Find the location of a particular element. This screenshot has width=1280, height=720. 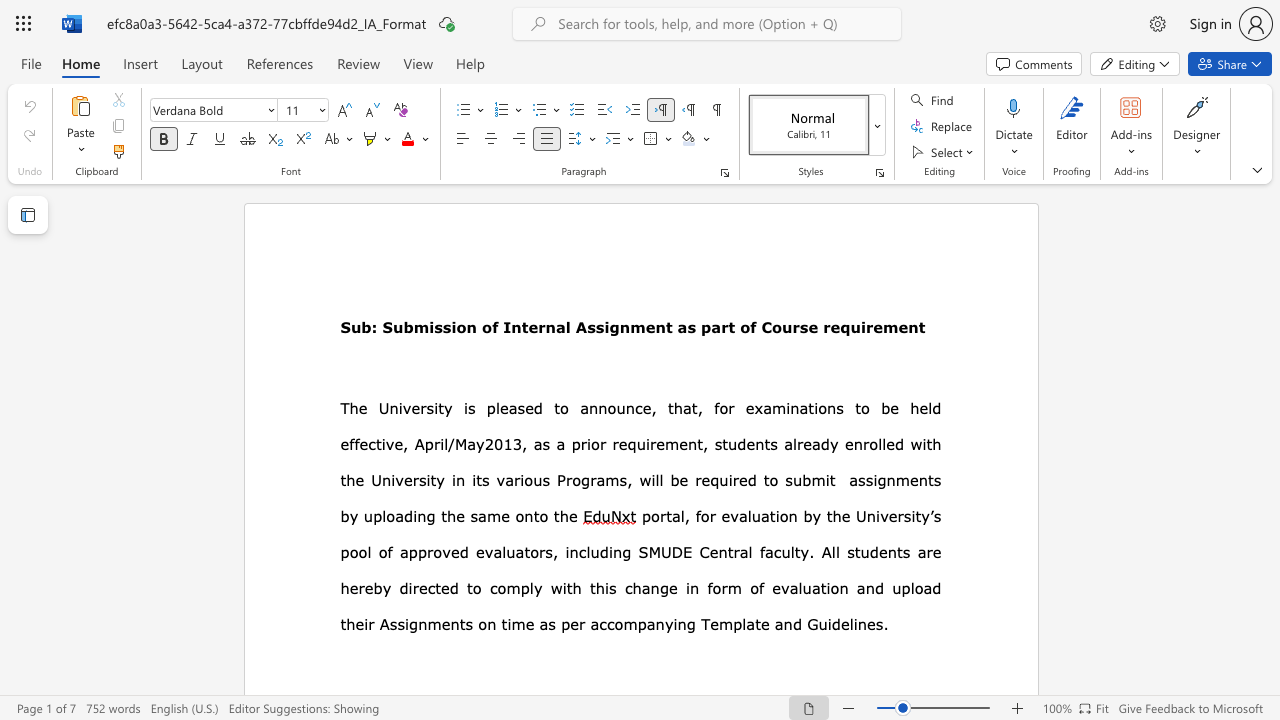

the subset text "e, tha" within the text "The University is pleased to announce, that" is located at coordinates (642, 407).